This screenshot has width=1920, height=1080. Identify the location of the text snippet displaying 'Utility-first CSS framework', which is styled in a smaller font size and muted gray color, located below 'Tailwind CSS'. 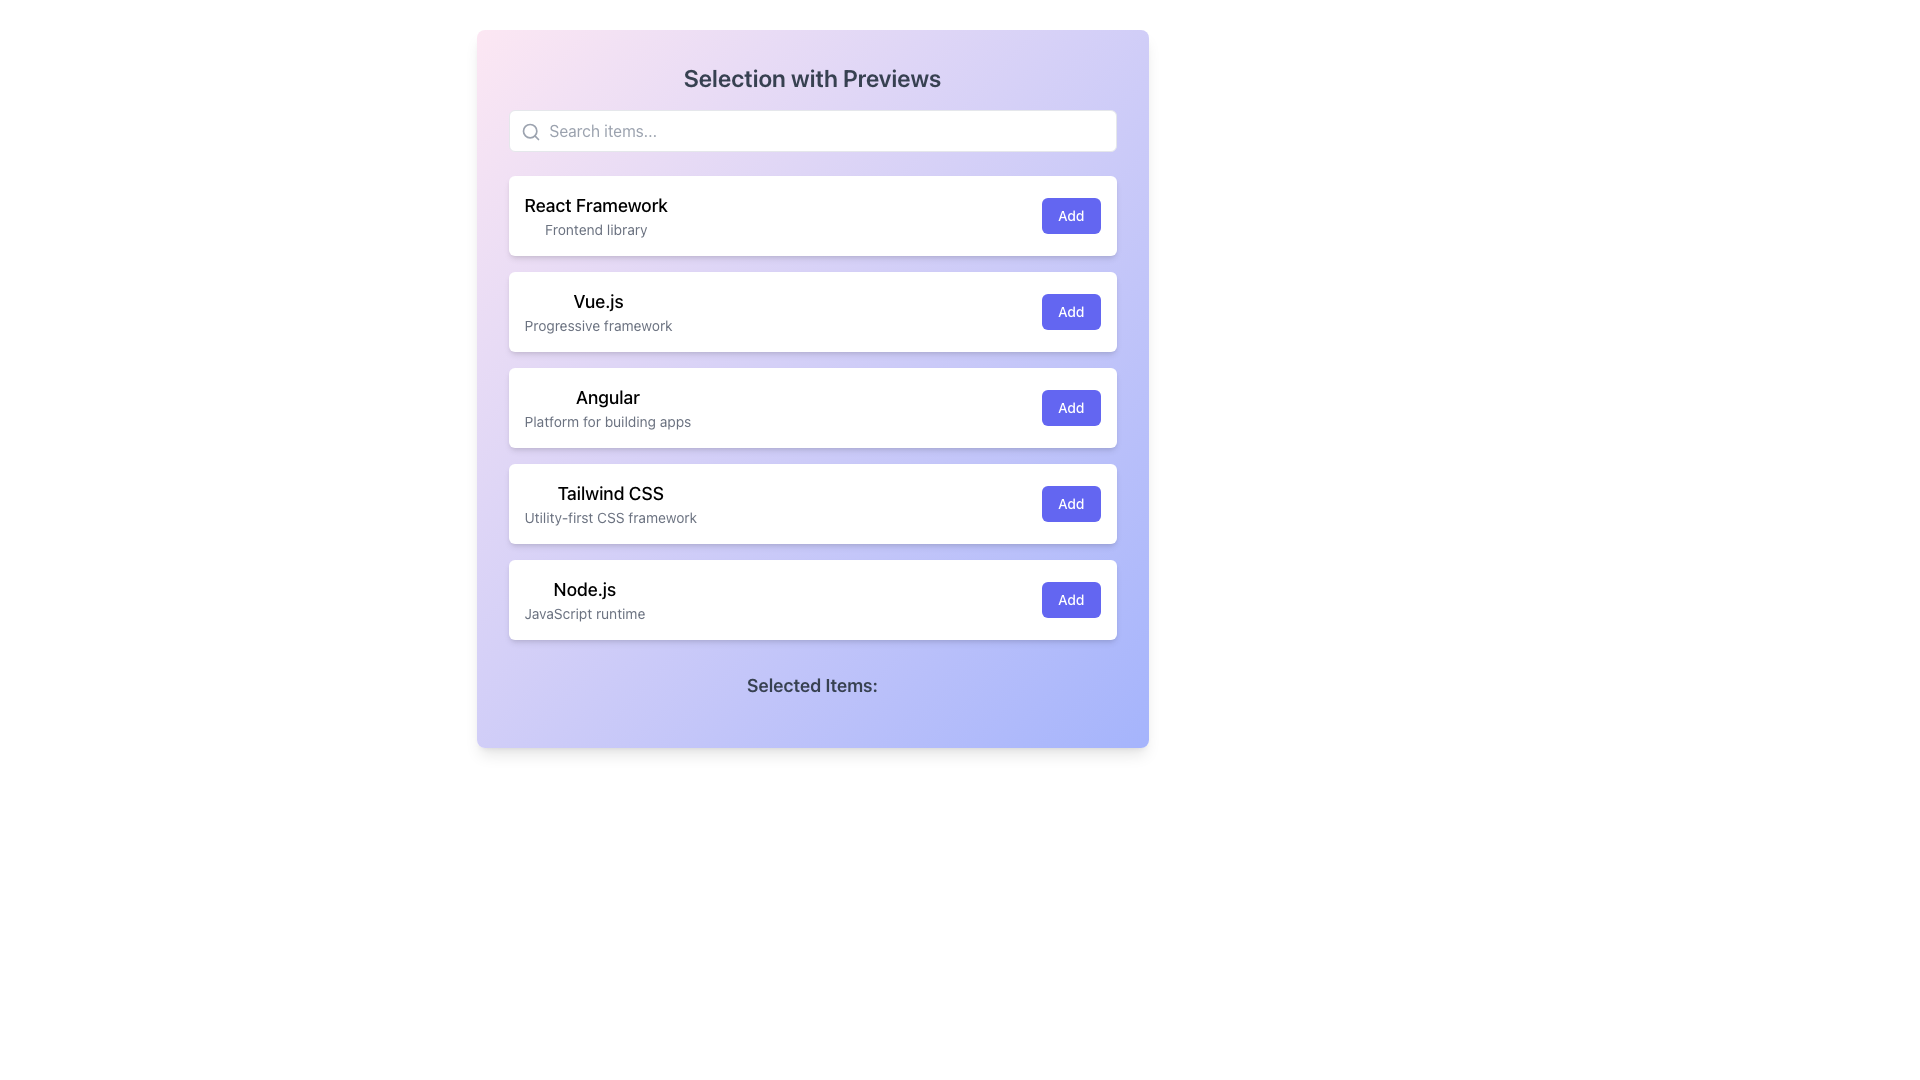
(609, 516).